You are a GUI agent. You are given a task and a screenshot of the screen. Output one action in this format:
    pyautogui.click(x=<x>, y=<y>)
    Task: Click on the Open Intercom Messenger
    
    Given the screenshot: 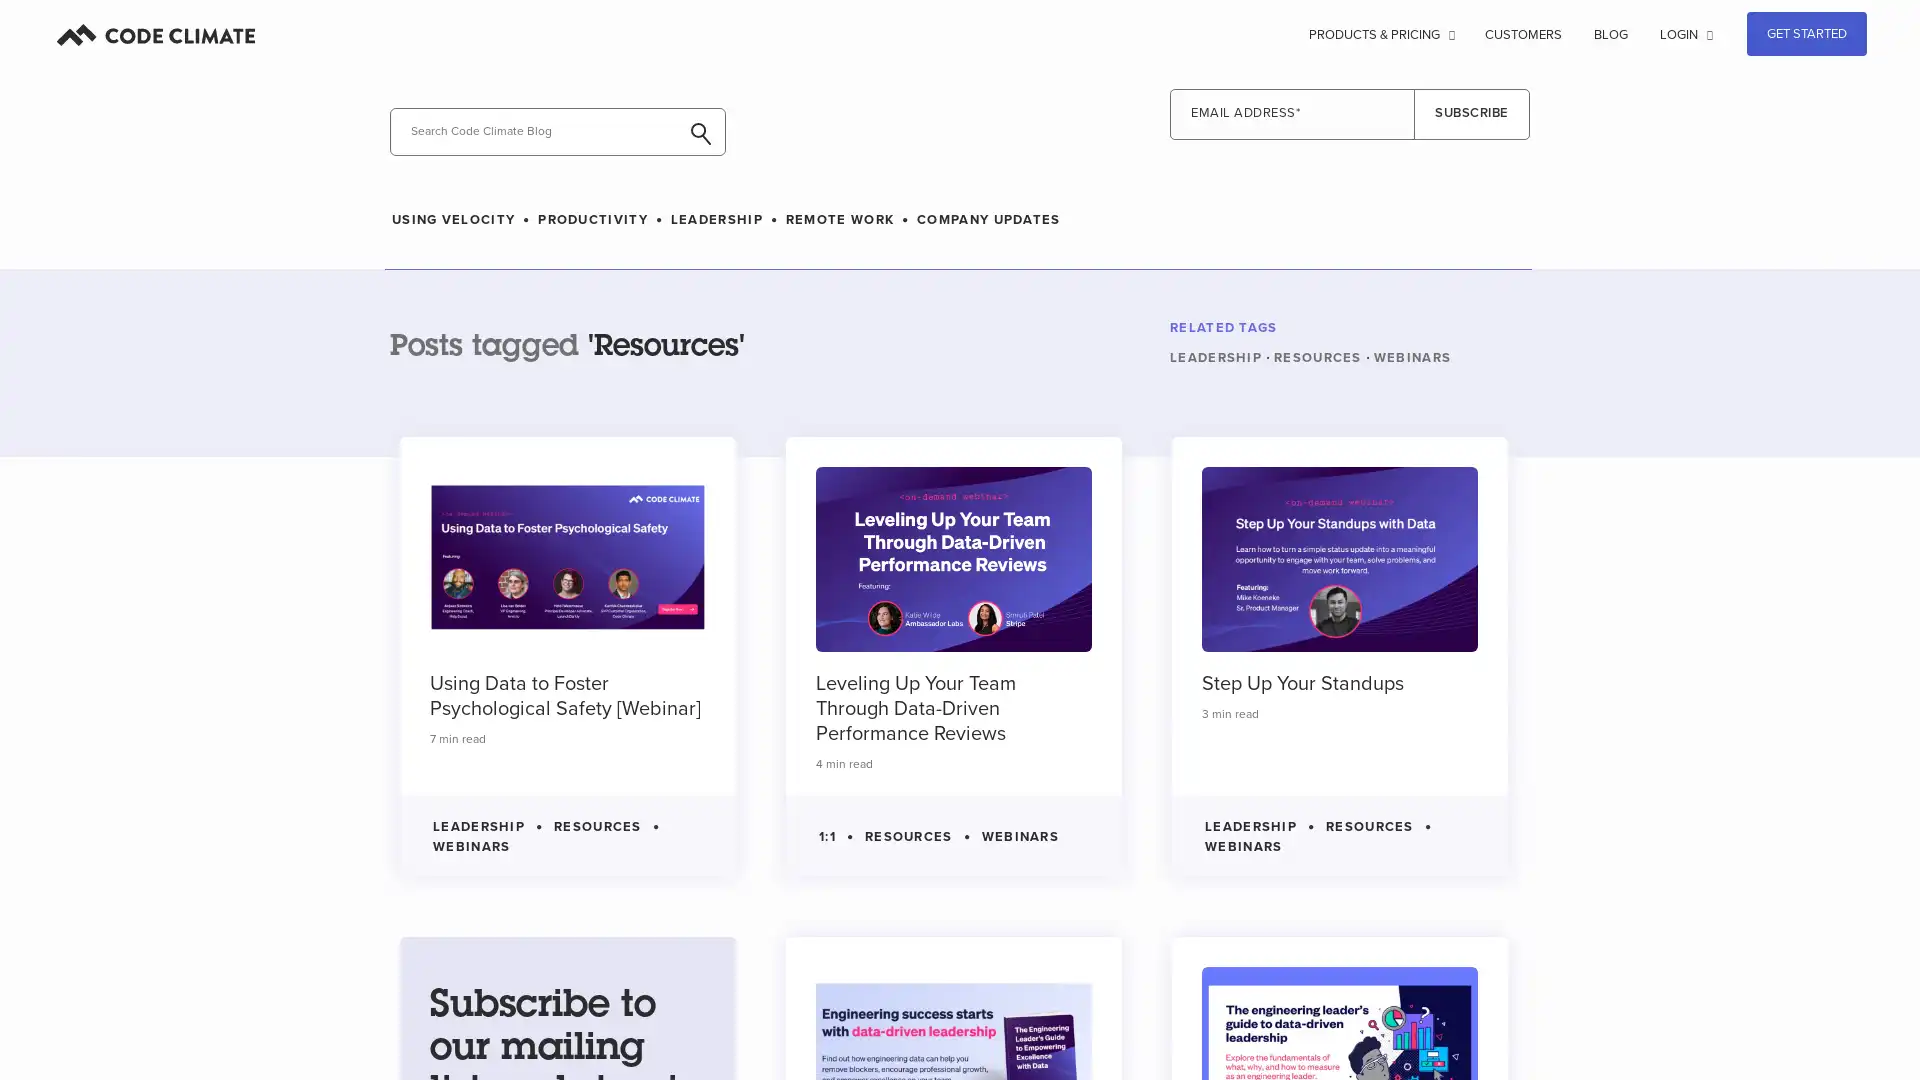 What is the action you would take?
    pyautogui.click(x=1848, y=1029)
    